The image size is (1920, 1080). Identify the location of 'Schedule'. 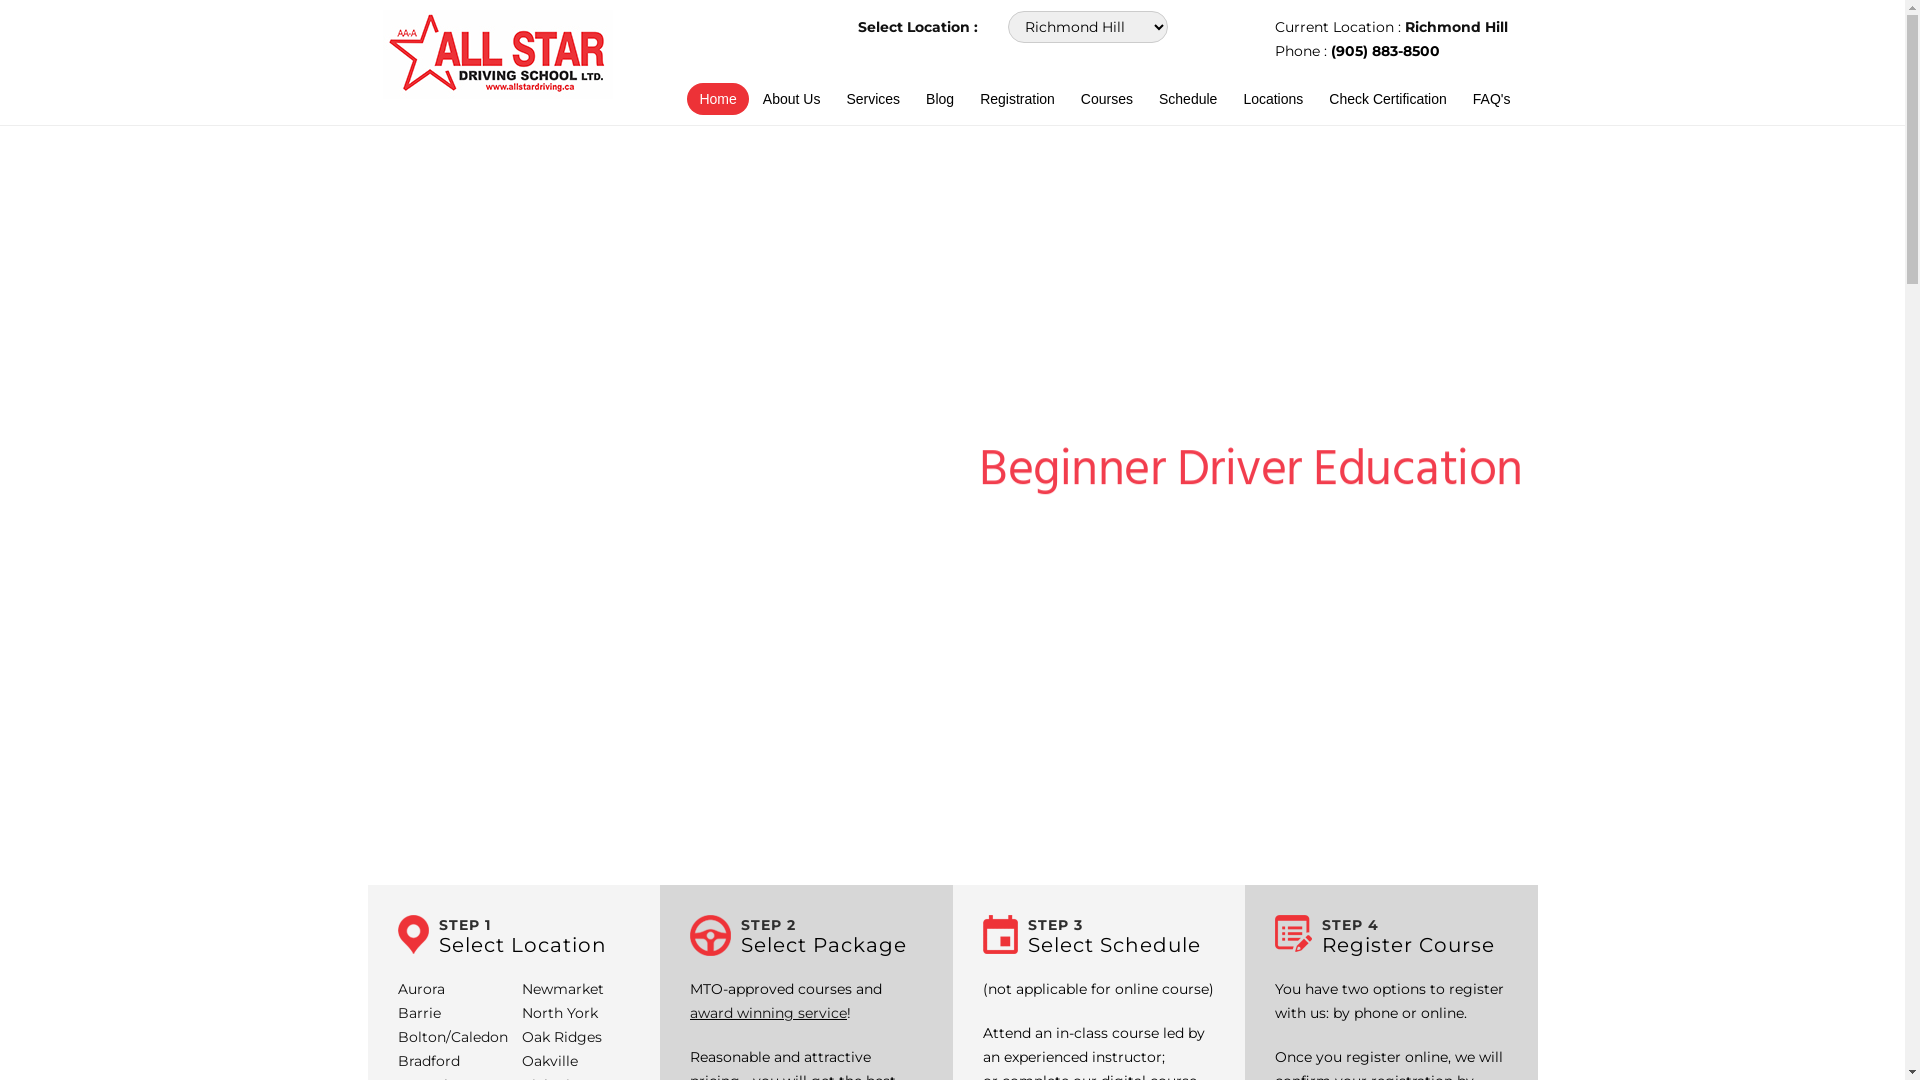
(1188, 99).